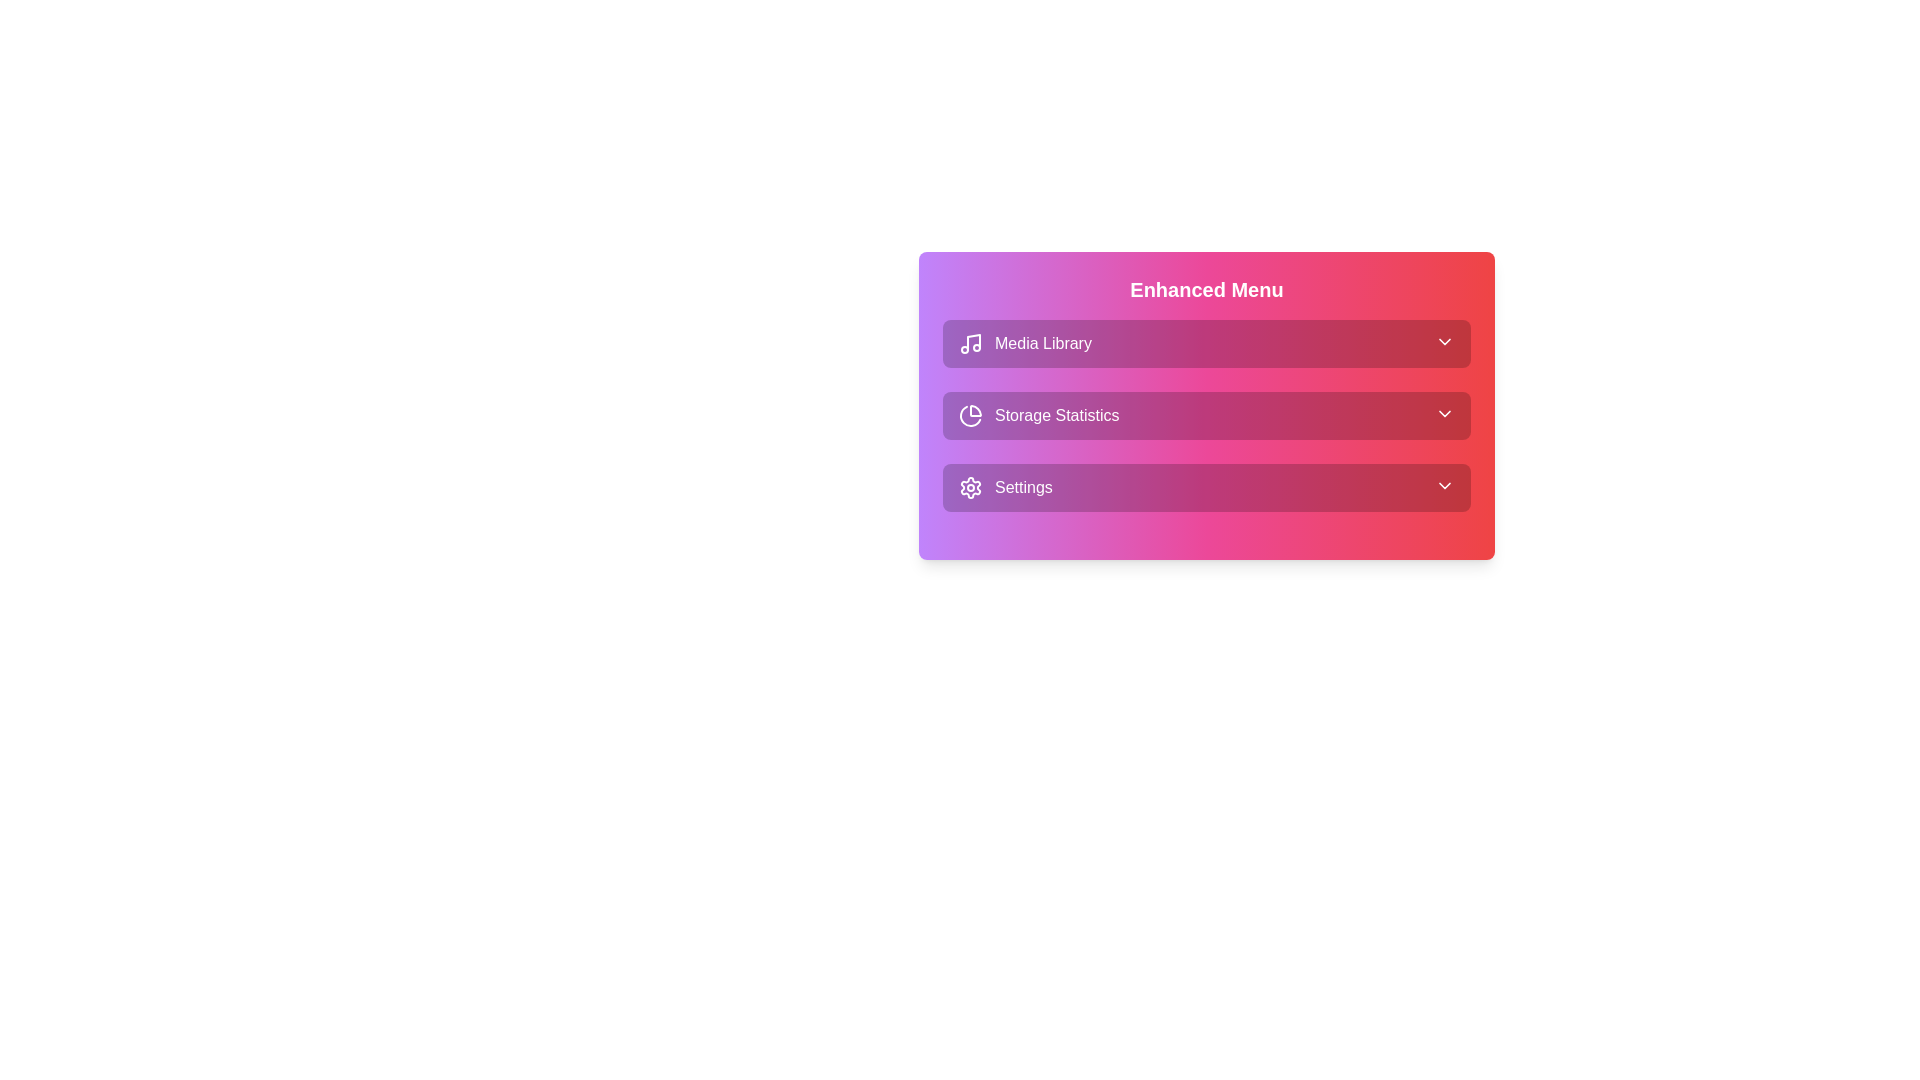 The image size is (1920, 1080). I want to click on the downward-pointing chevron icon button located in the top-right corner of the 'Media Library' button within the 'Enhanced Menu' interface, so click(1444, 341).